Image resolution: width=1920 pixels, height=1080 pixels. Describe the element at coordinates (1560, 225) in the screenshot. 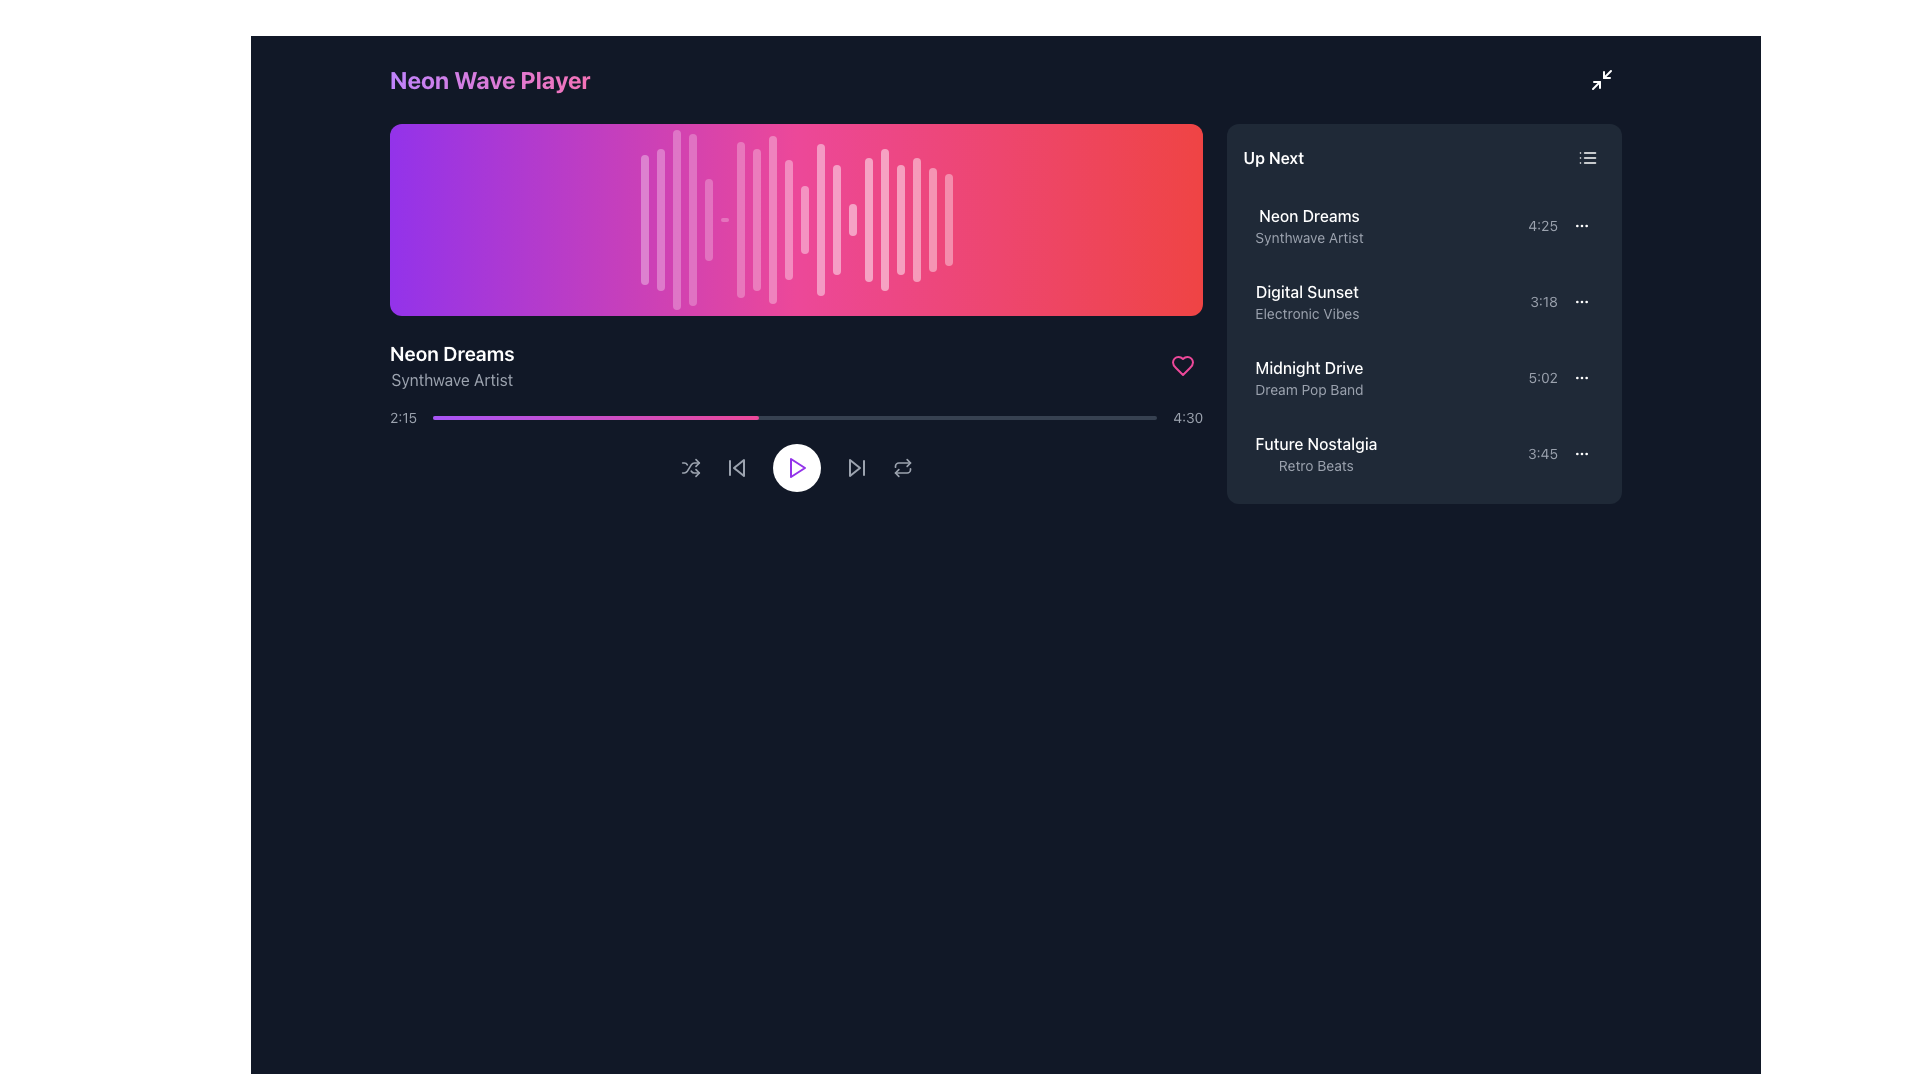

I see `the text label that indicates the duration of the 'Neon Dreams' track in the playlist, located on the right-hand side of the list item in the 'Up Next' section` at that location.